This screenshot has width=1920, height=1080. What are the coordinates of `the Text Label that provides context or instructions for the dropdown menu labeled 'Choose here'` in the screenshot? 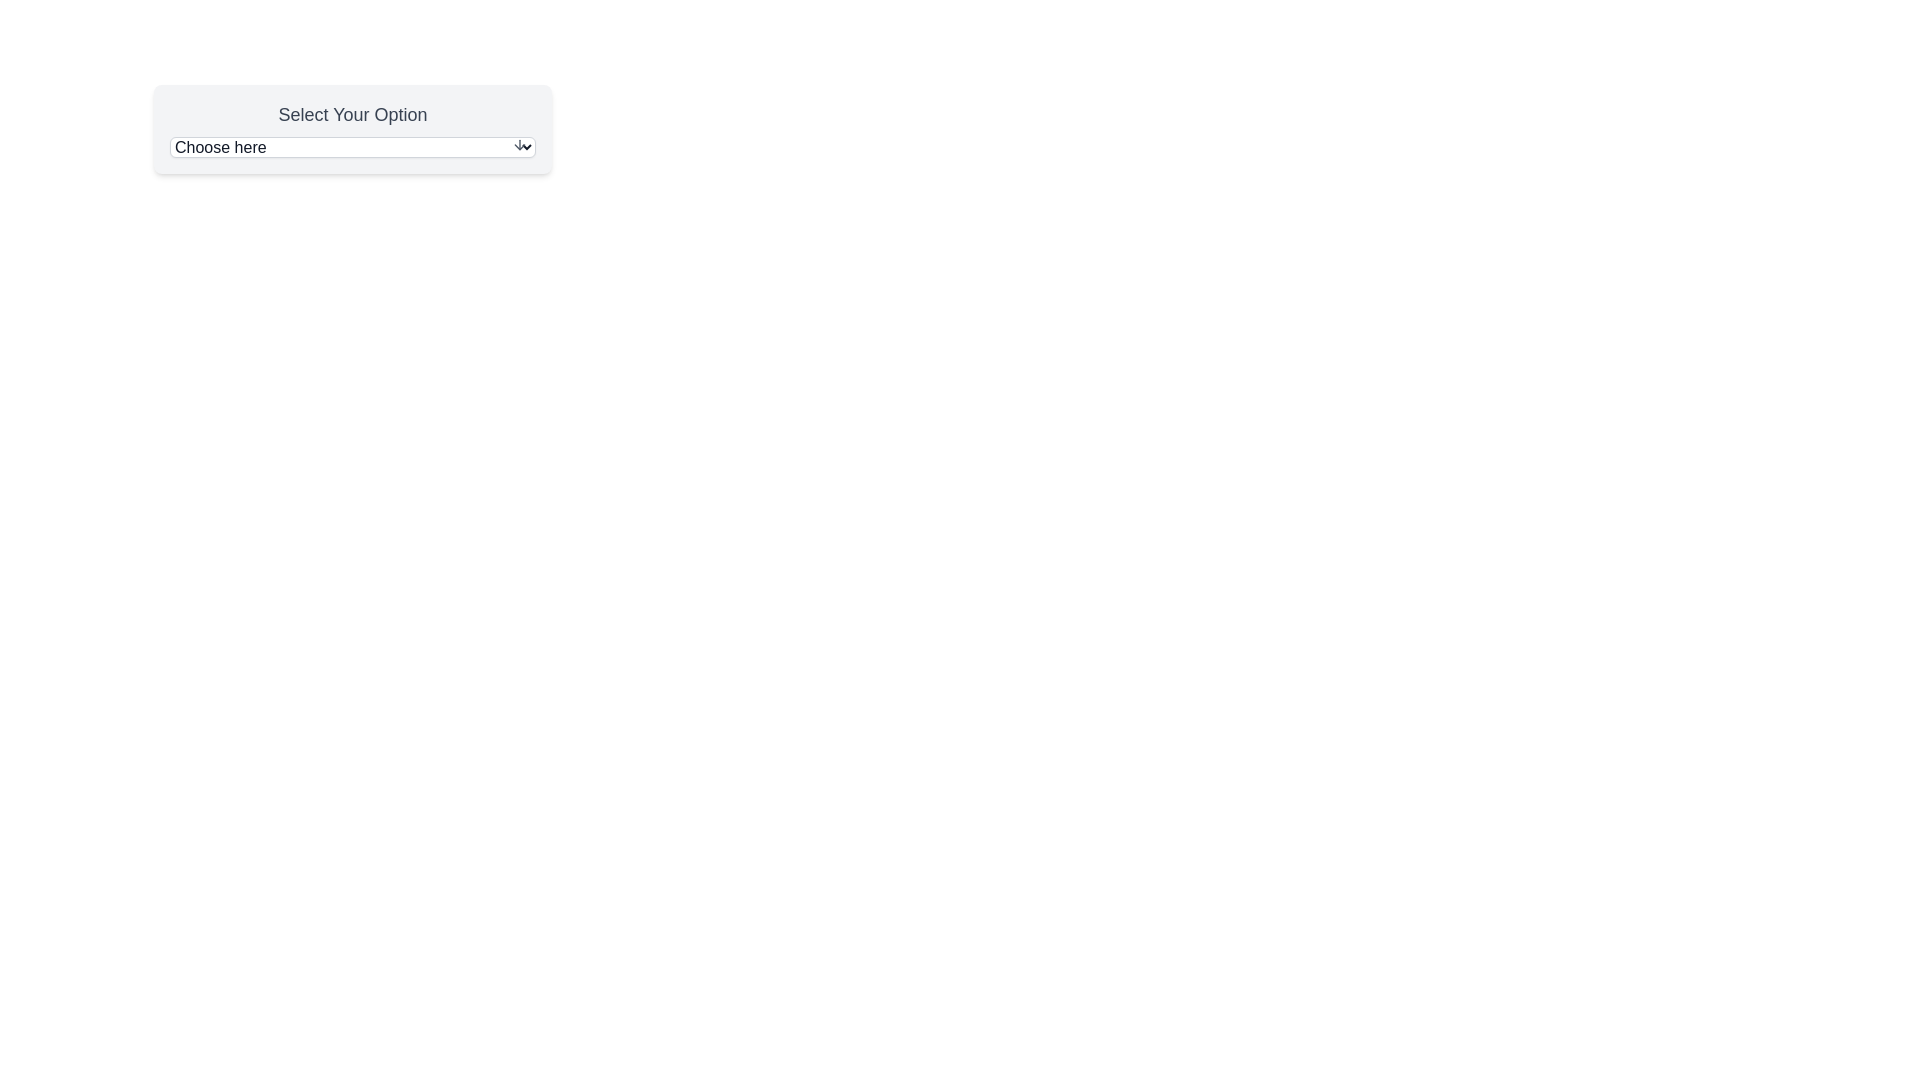 It's located at (353, 115).